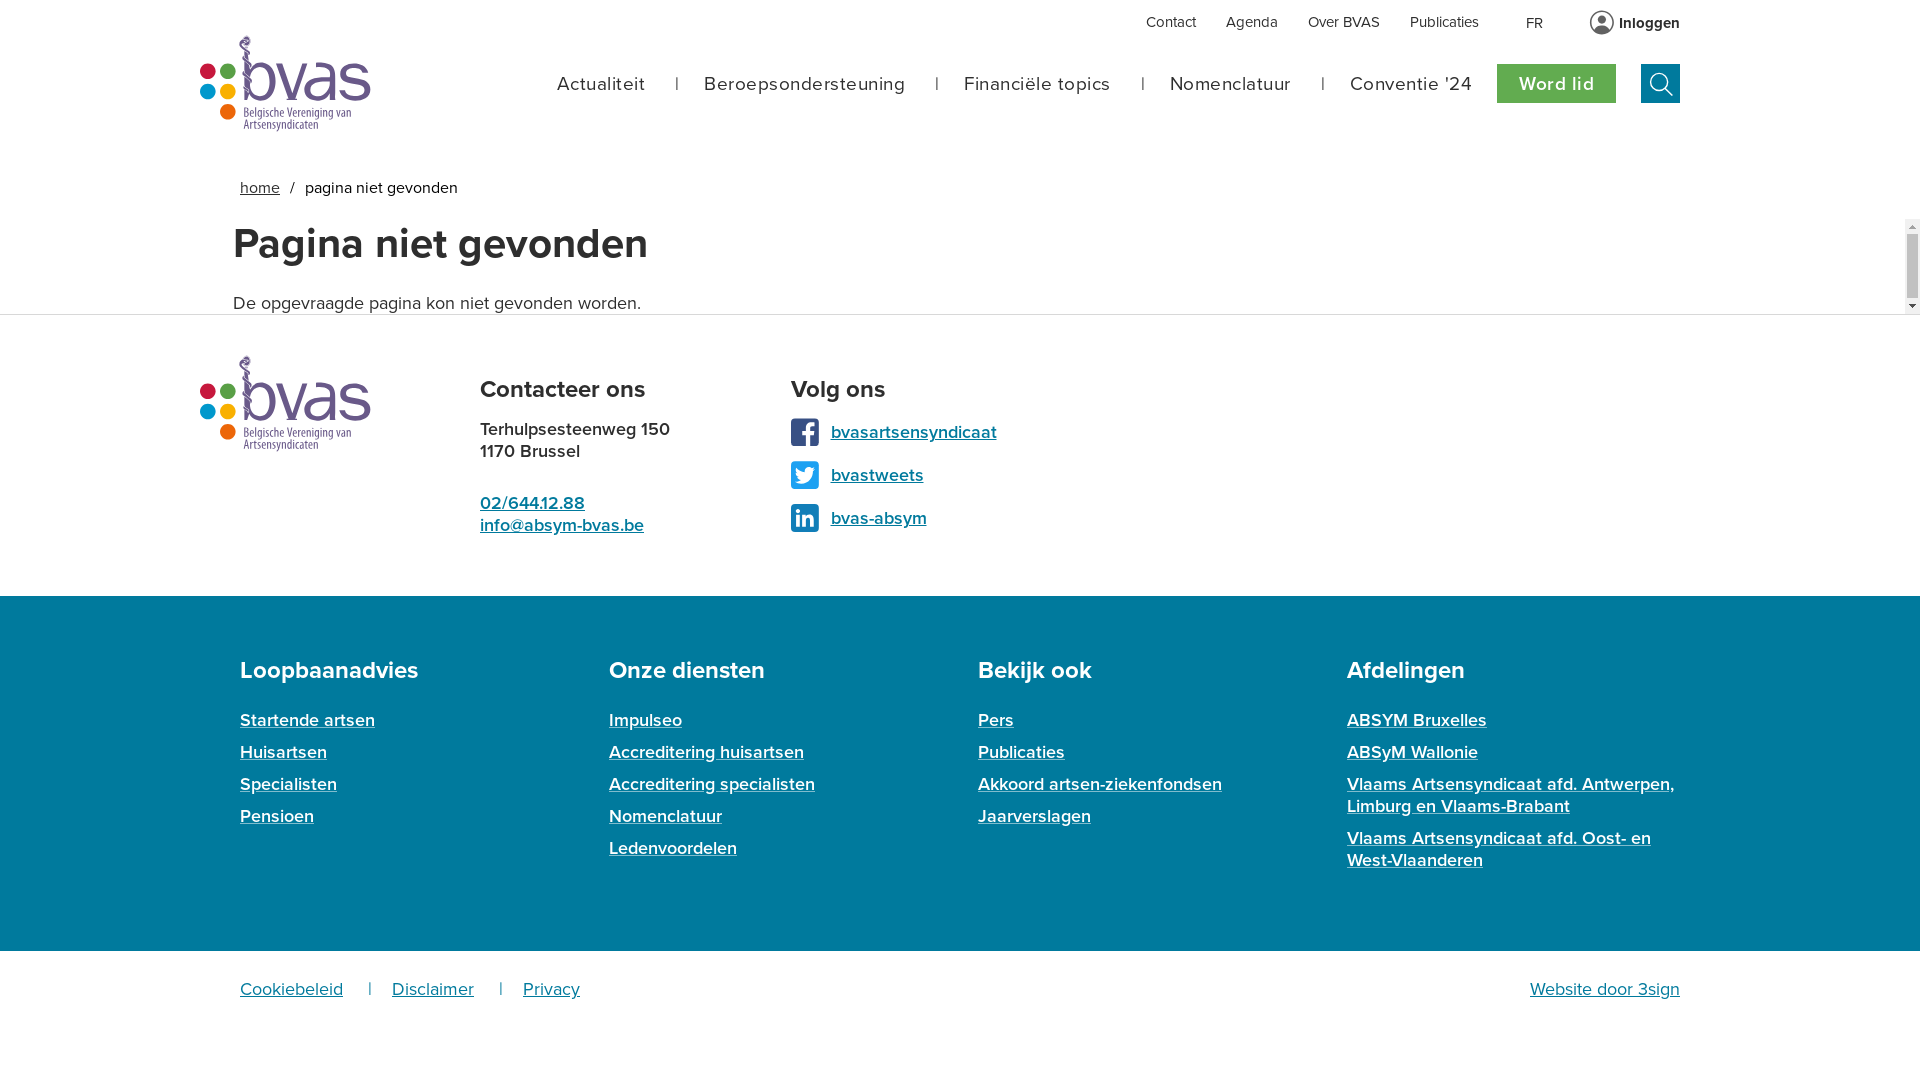  What do you see at coordinates (551, 987) in the screenshot?
I see `'Privacy'` at bounding box center [551, 987].